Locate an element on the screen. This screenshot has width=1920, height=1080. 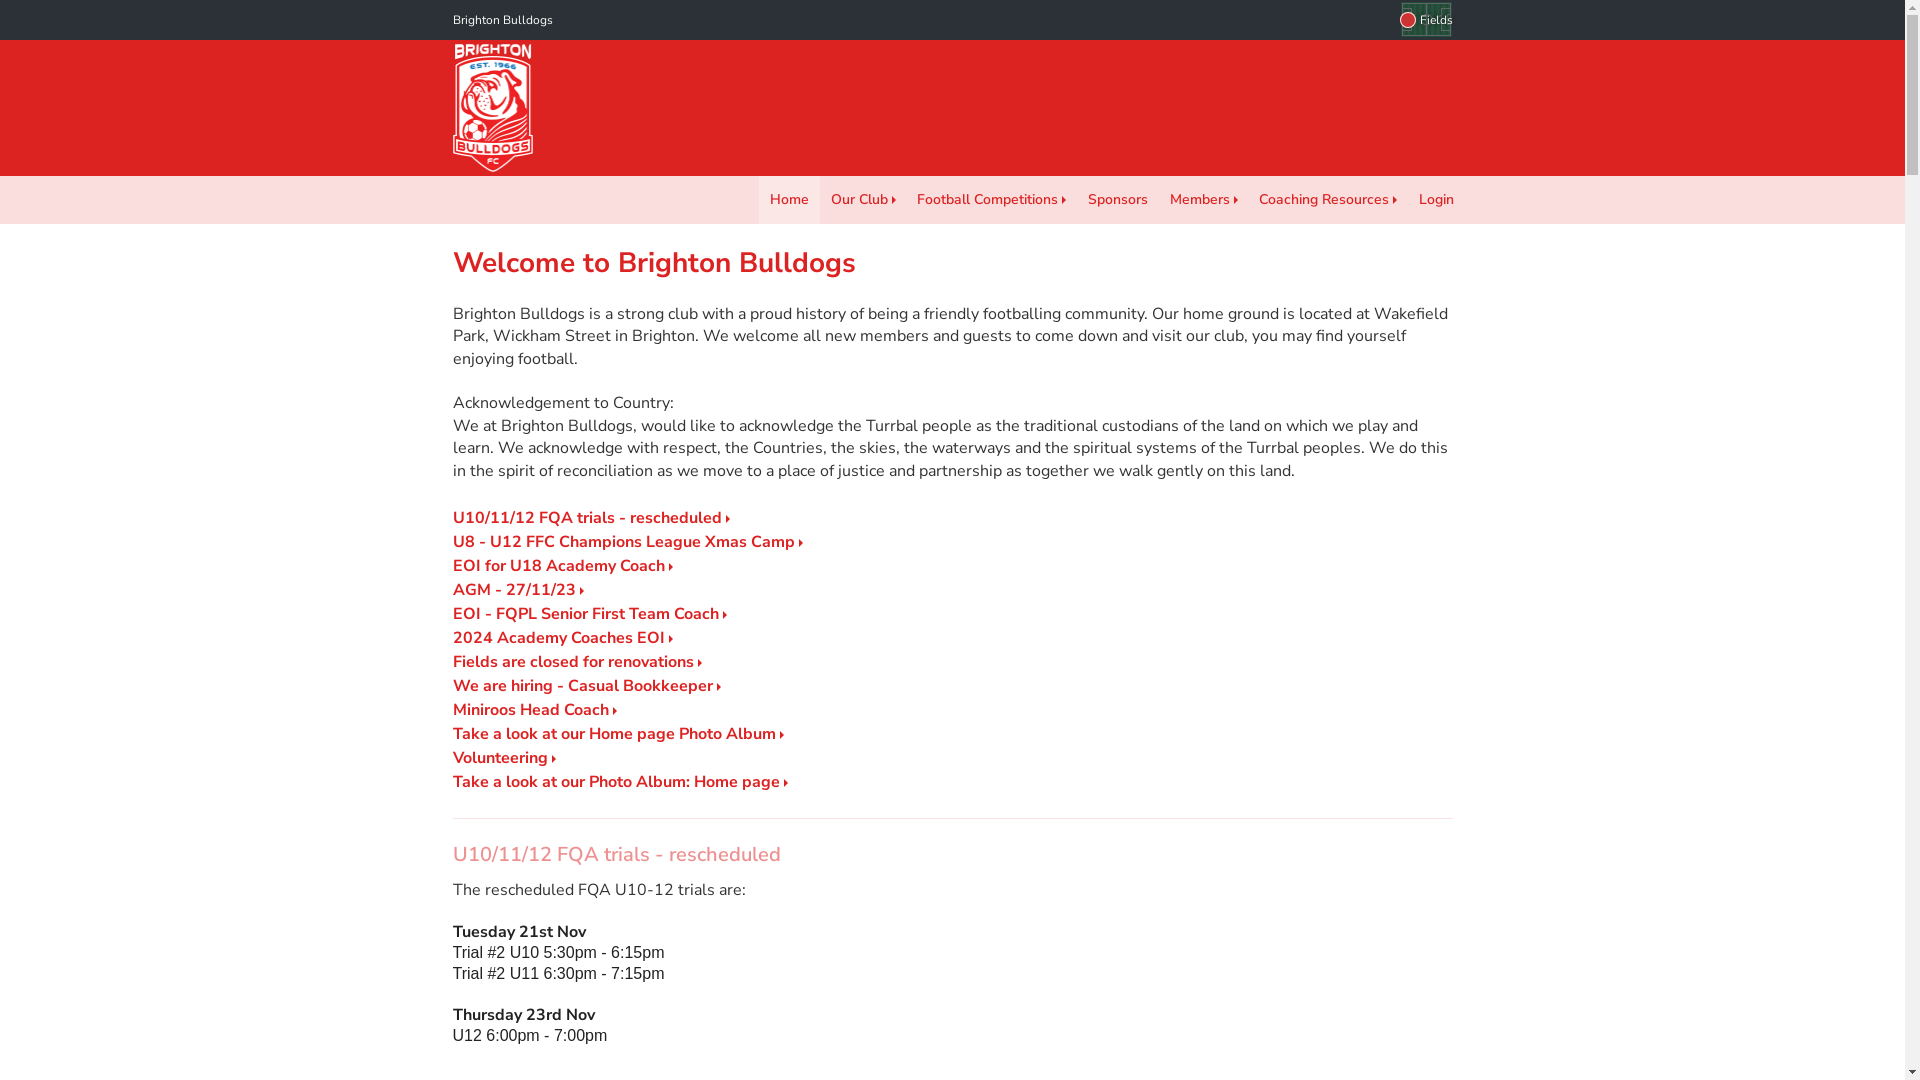
'Brighton Bulldogs' is located at coordinates (502, 19).